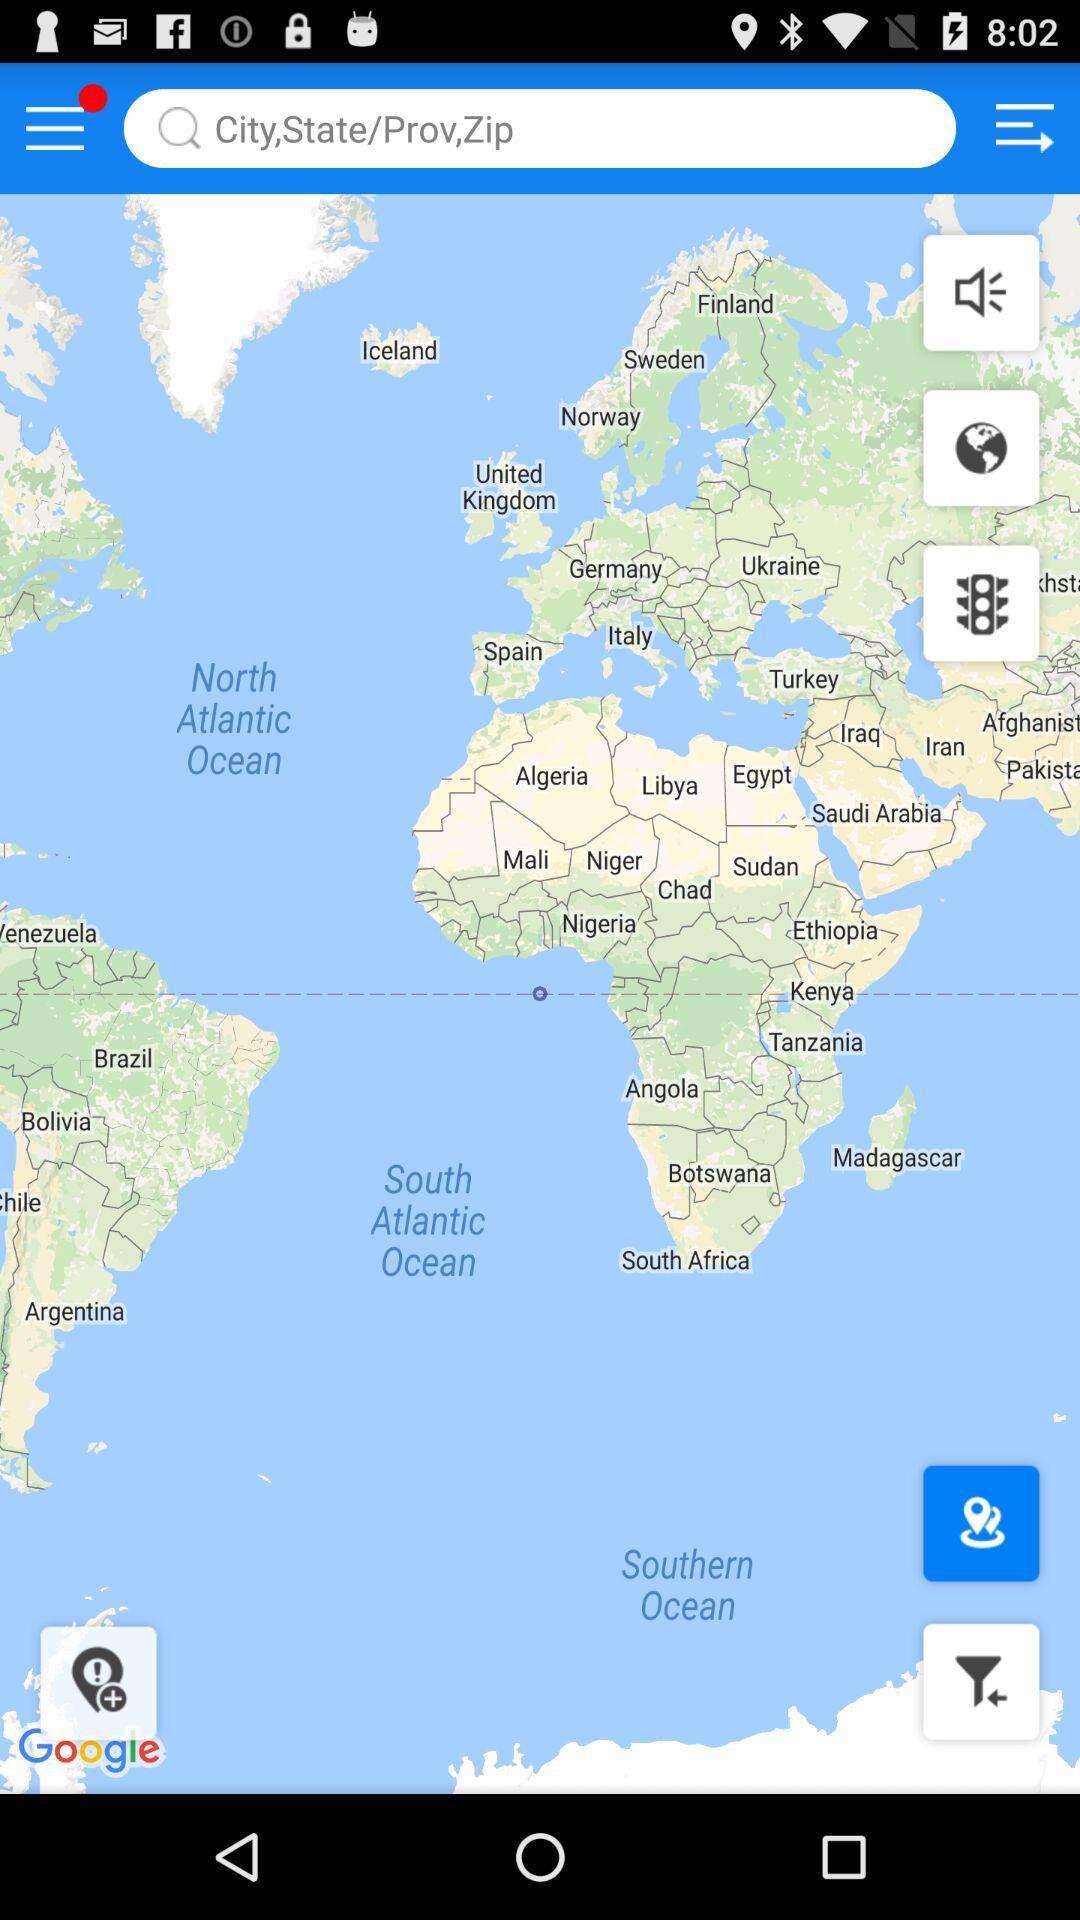  Describe the element at coordinates (980, 1680) in the screenshot. I see `filter the destination` at that location.